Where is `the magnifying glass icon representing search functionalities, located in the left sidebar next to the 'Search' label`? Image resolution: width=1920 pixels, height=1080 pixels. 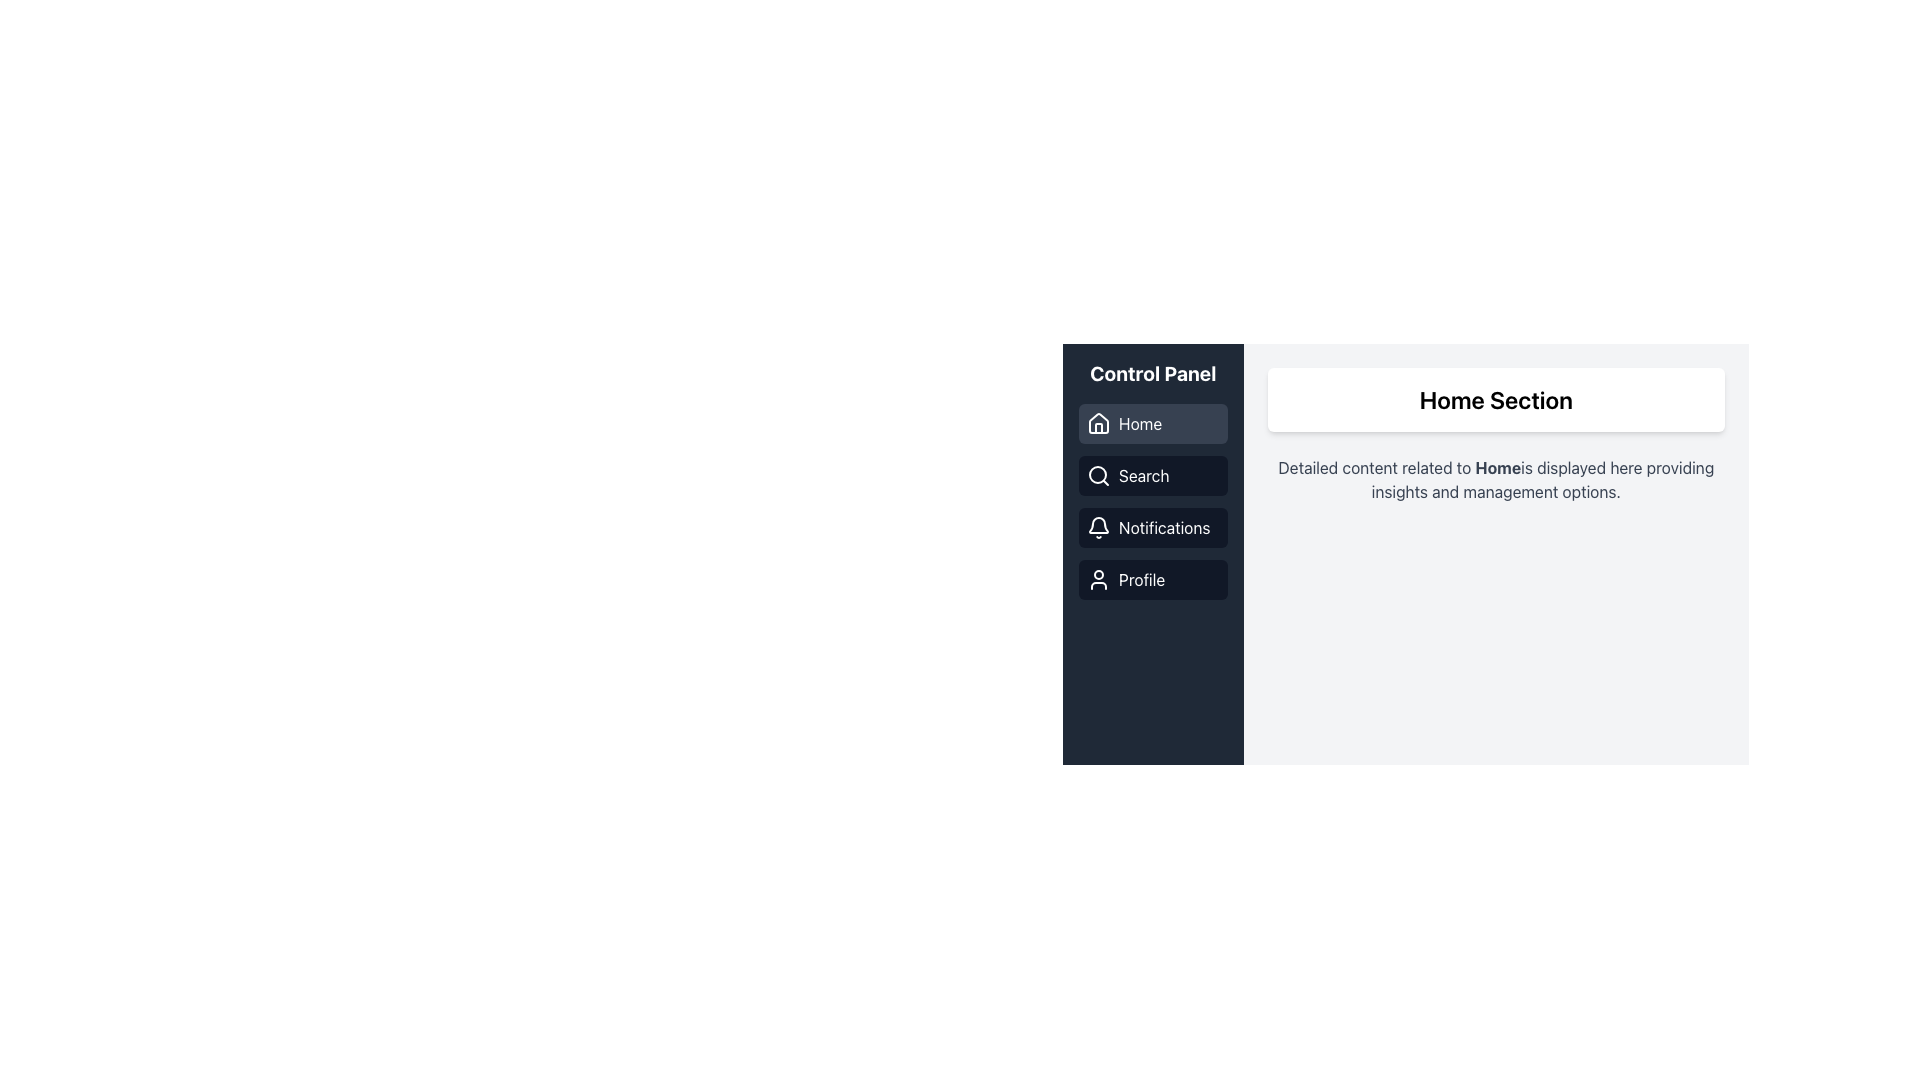
the magnifying glass icon representing search functionalities, located in the left sidebar next to the 'Search' label is located at coordinates (1098, 475).